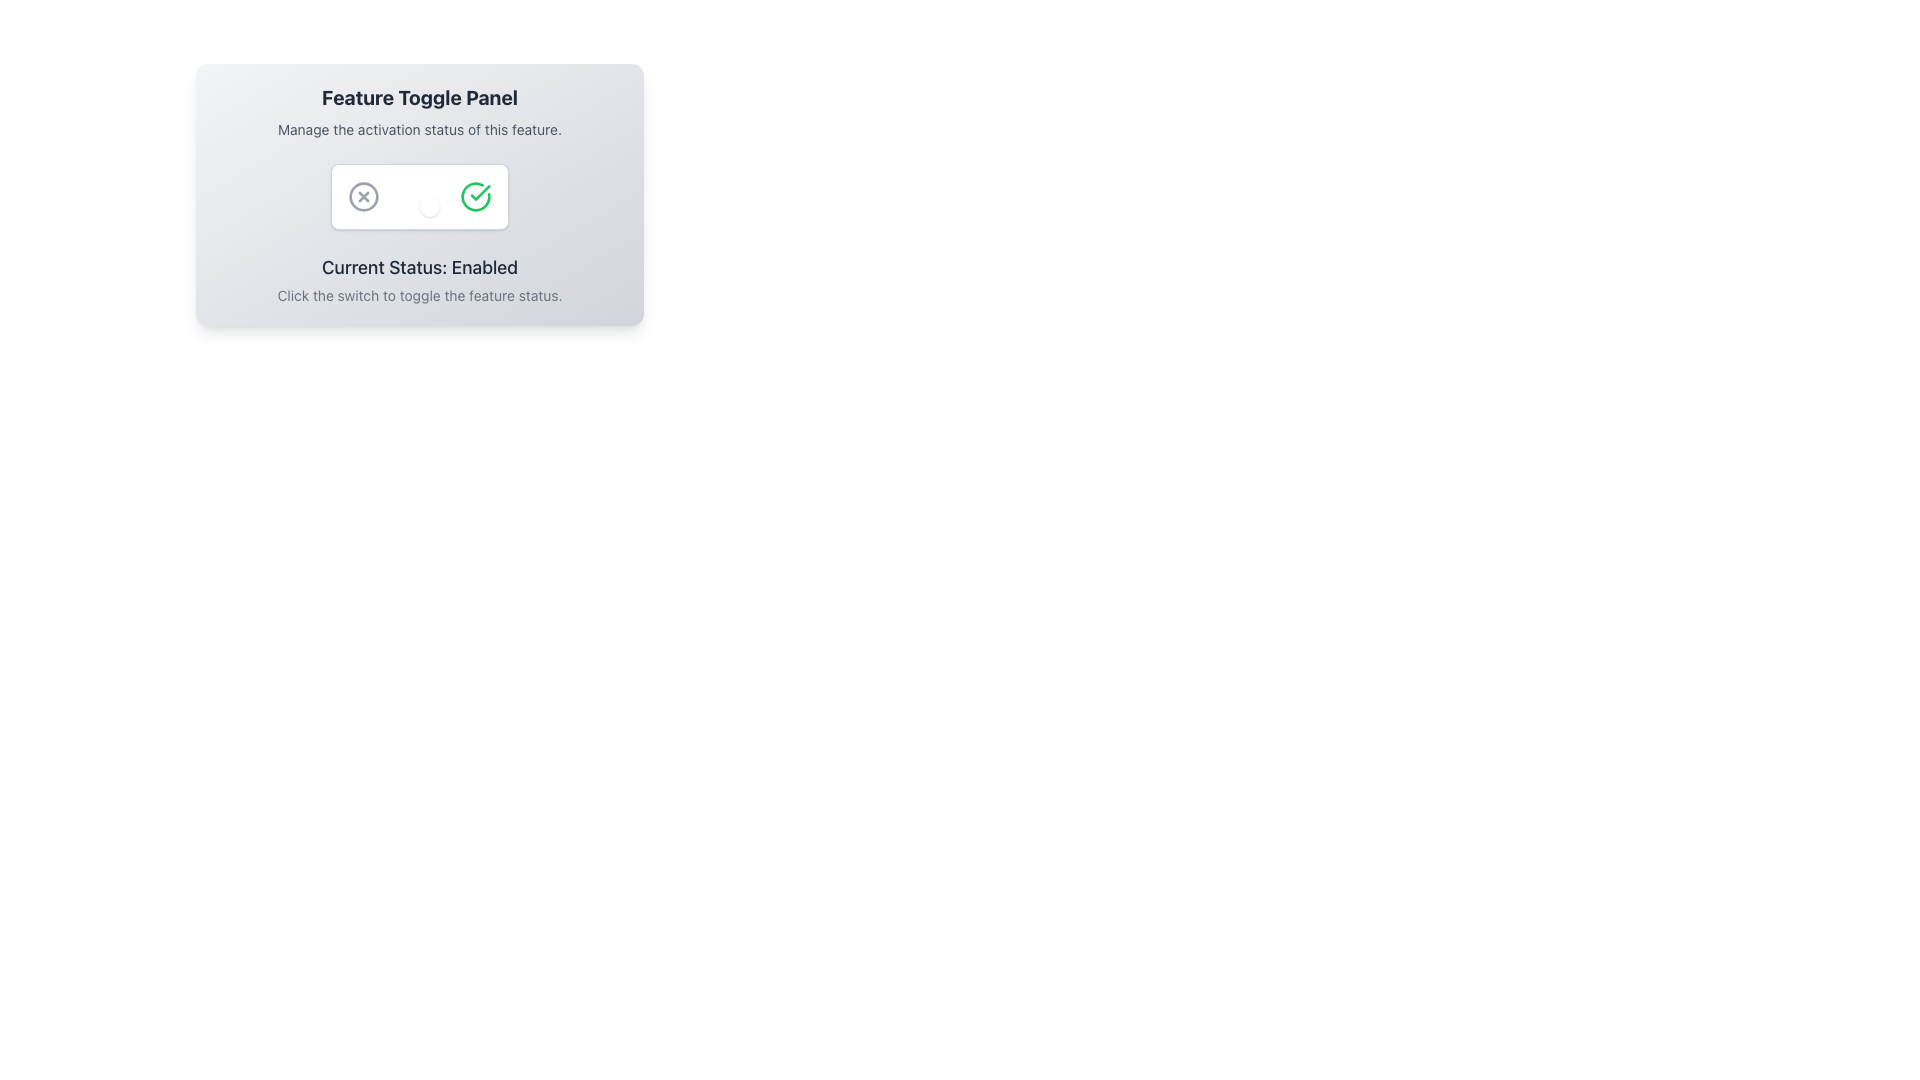  What do you see at coordinates (418, 280) in the screenshot?
I see `the Informational Text Block that announces 'Current Status: Enabled' and instructs 'Click the switch to toggle the feature status.'` at bounding box center [418, 280].